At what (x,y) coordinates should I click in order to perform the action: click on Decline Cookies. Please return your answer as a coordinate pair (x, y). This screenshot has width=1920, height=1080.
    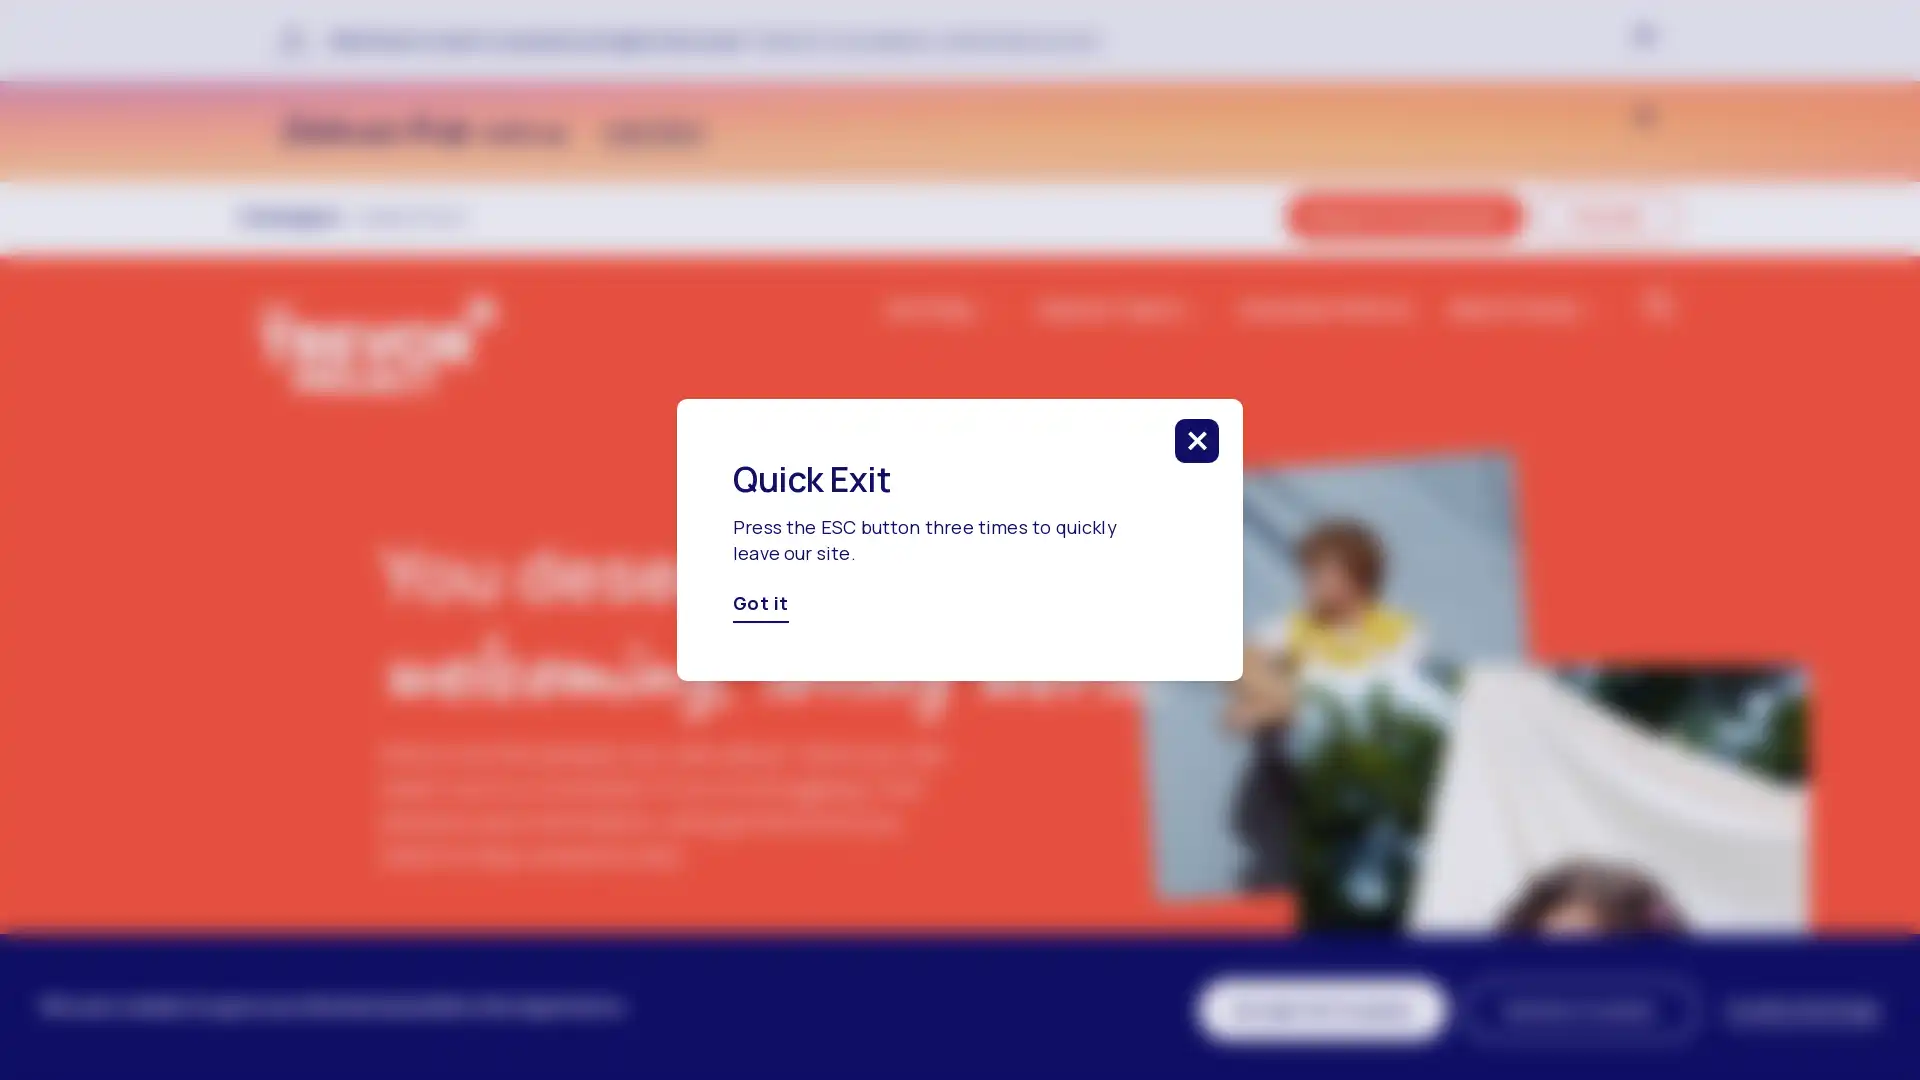
    Looking at the image, I should click on (1578, 1010).